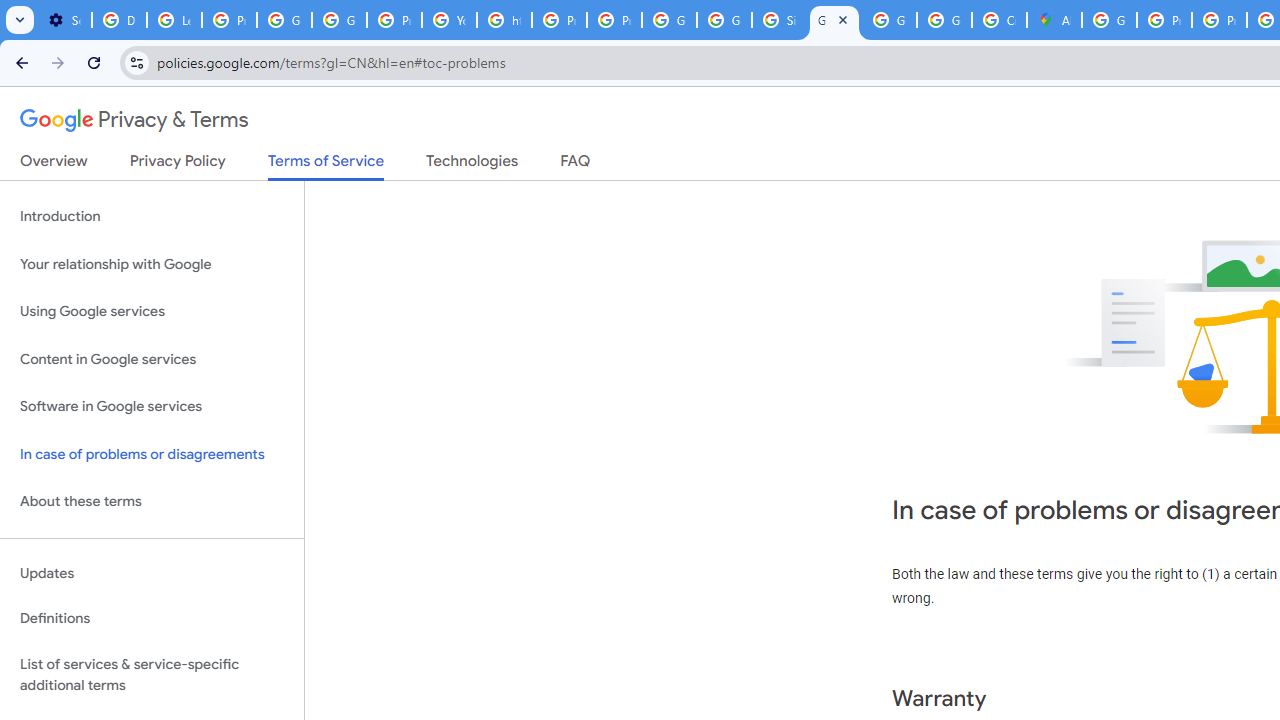 The width and height of the screenshot is (1280, 720). What do you see at coordinates (151, 263) in the screenshot?
I see `'Your relationship with Google'` at bounding box center [151, 263].